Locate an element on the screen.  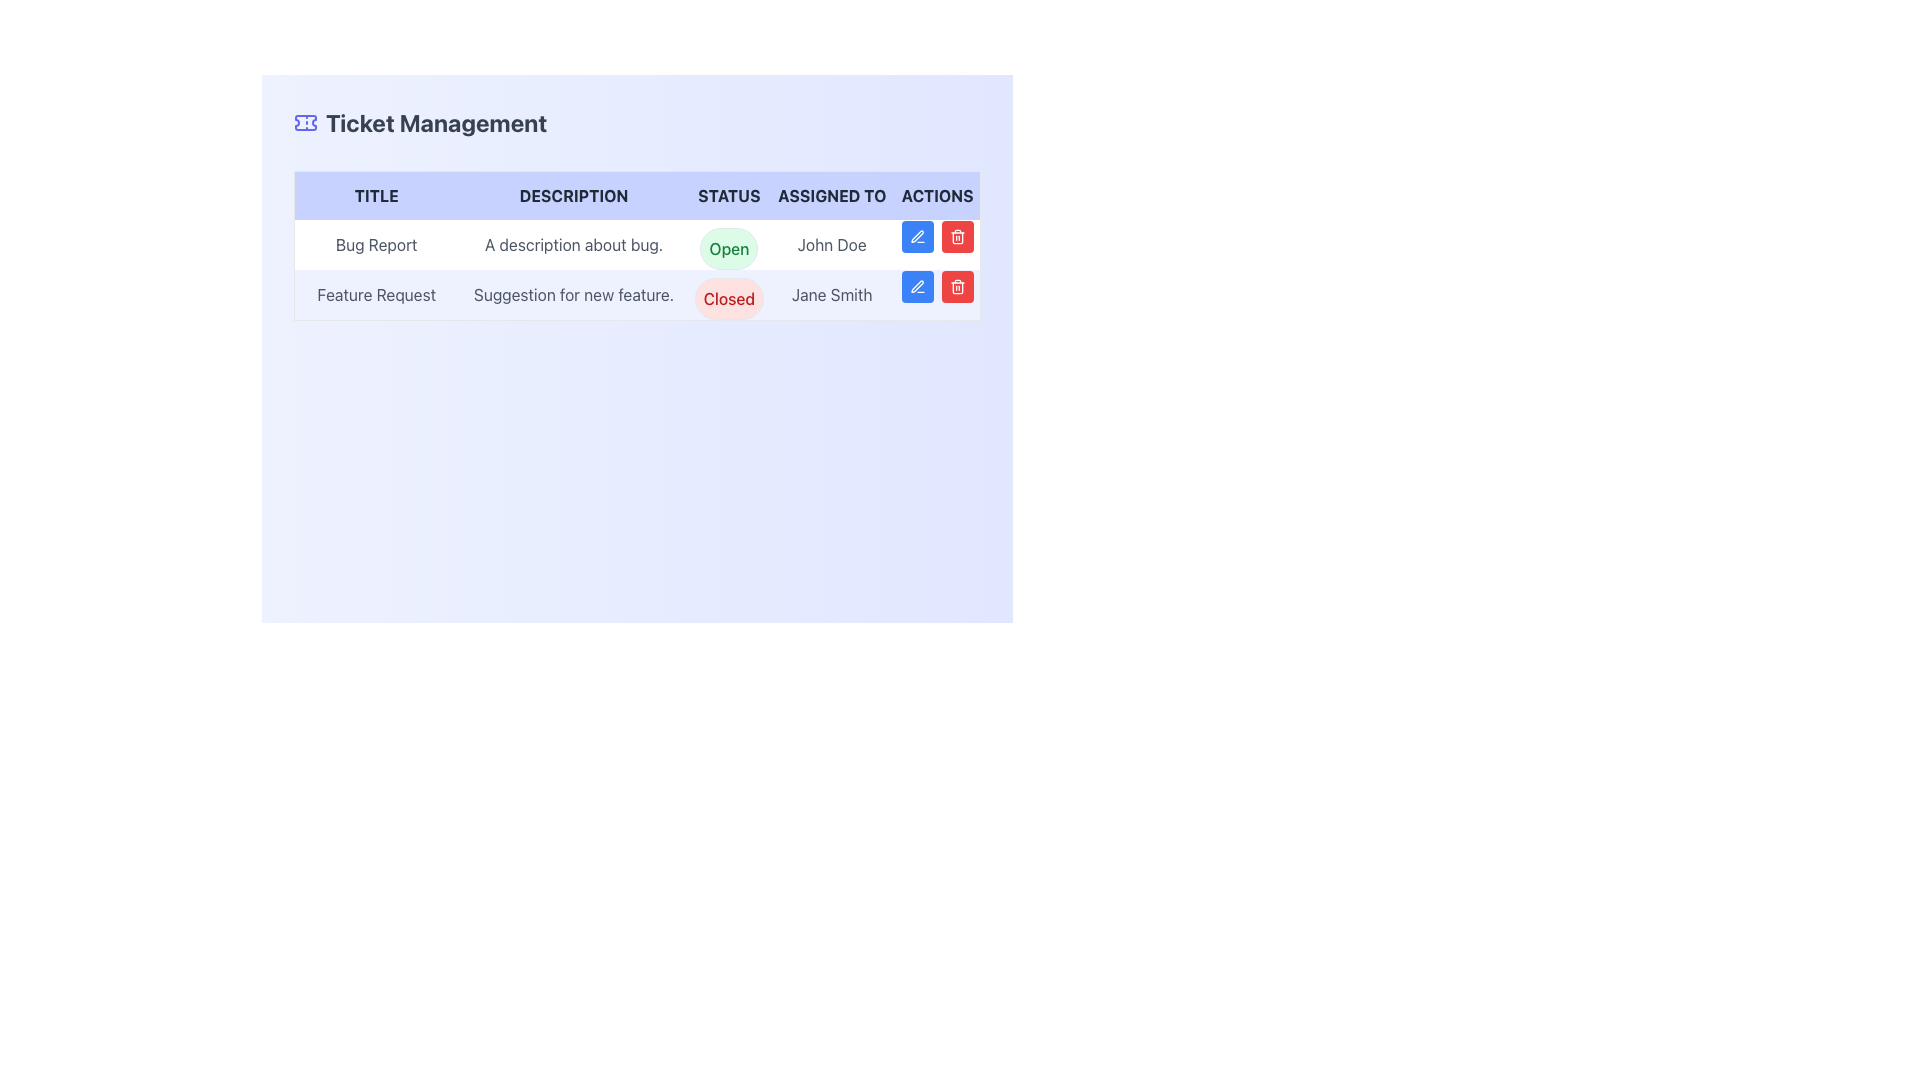
the trash can icon in the Actions column of the second row in the table is located at coordinates (956, 286).